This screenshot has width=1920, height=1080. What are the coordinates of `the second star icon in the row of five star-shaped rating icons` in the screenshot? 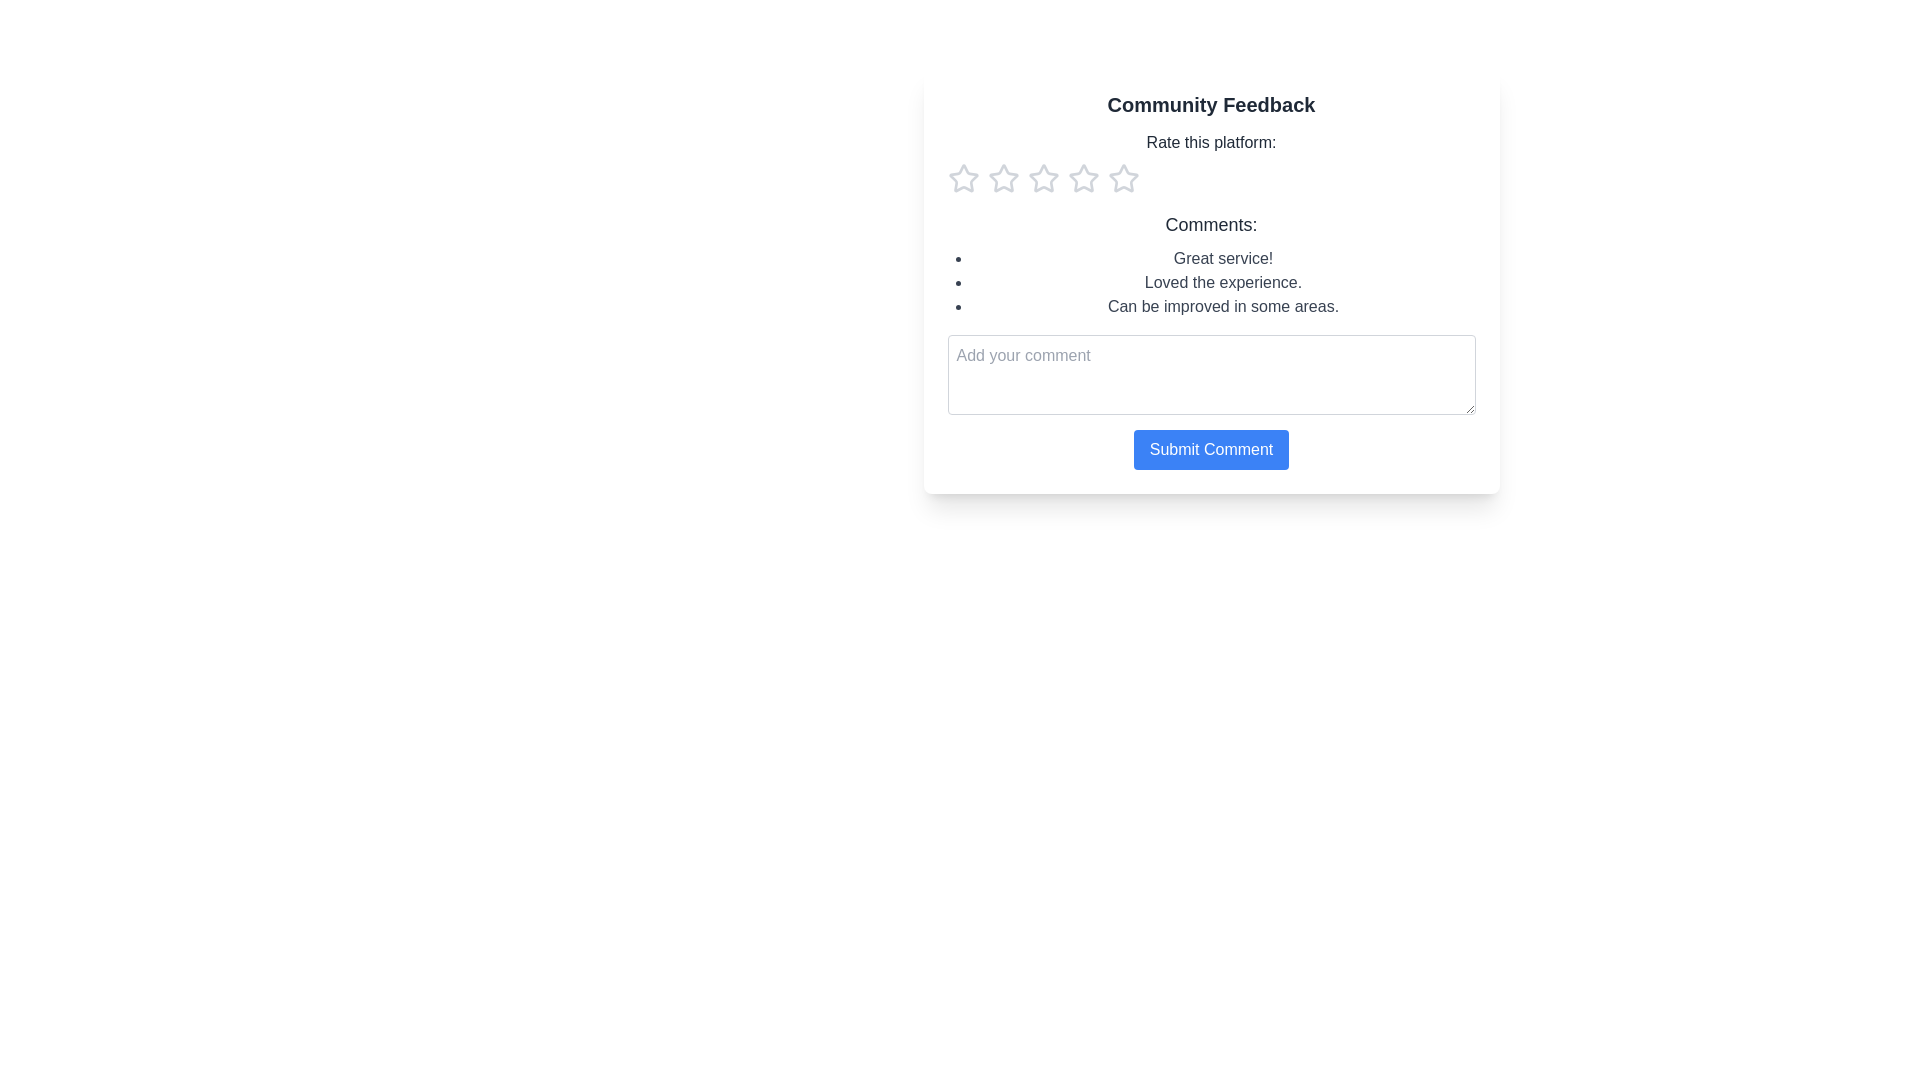 It's located at (1123, 177).